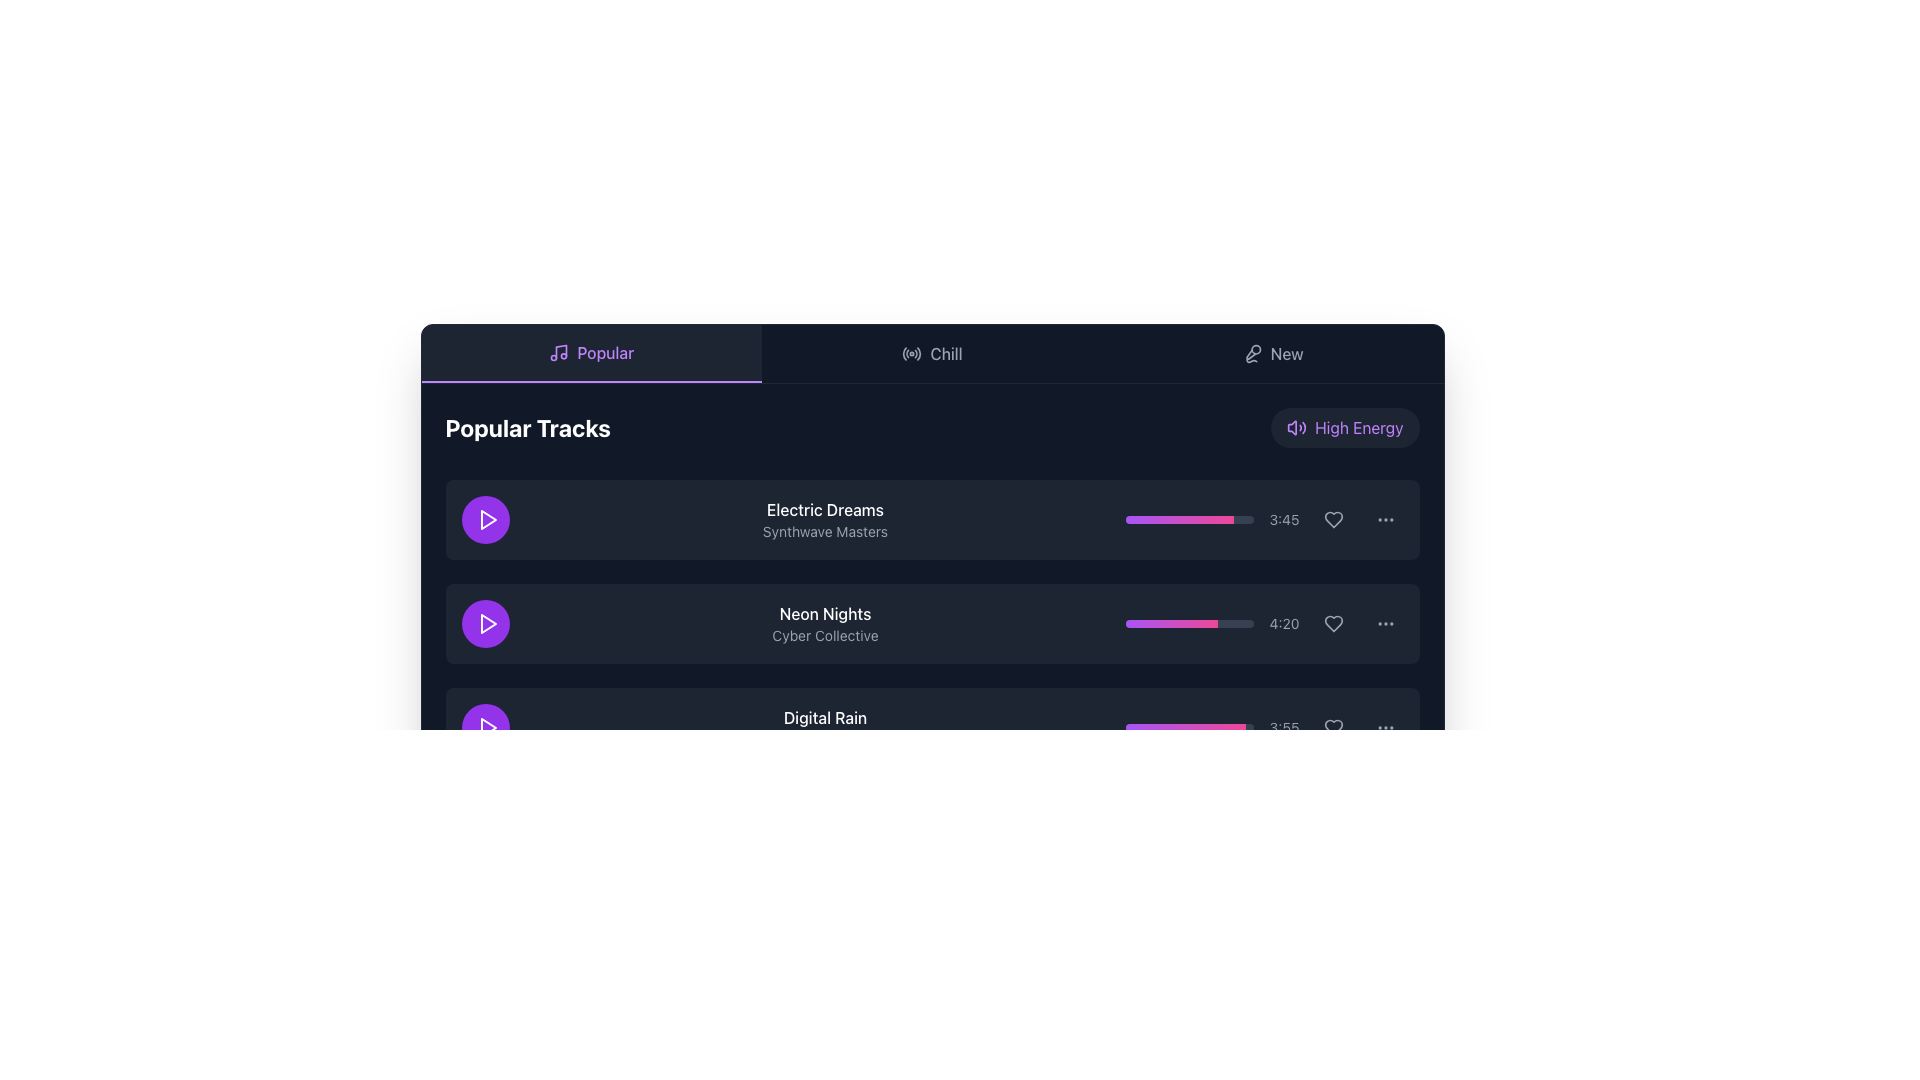  Describe the element at coordinates (485, 519) in the screenshot. I see `the leftmost play button for the music track 'Electric Dreams' to initiate playback` at that location.